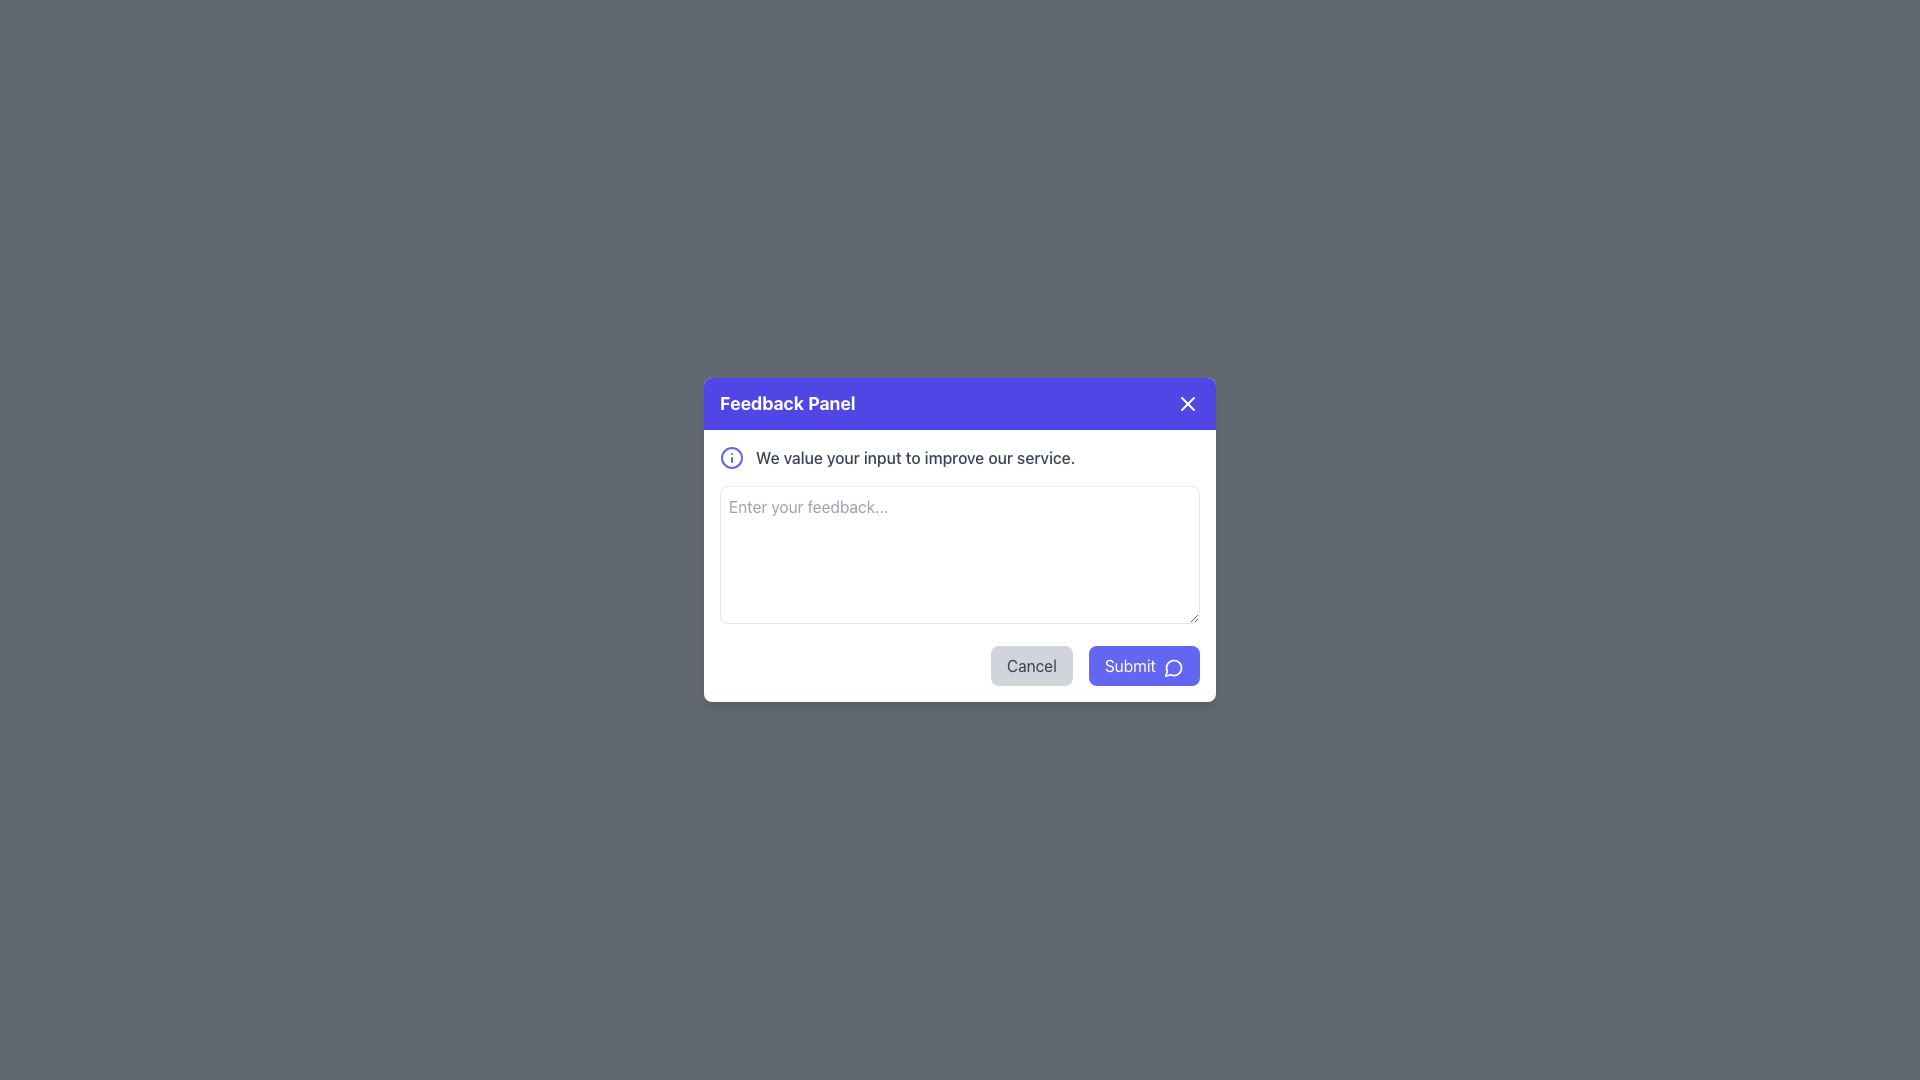 This screenshot has height=1080, width=1920. I want to click on the Text Label that provides contextual information encouraging user feedback, located to the right of the information icon, so click(914, 458).